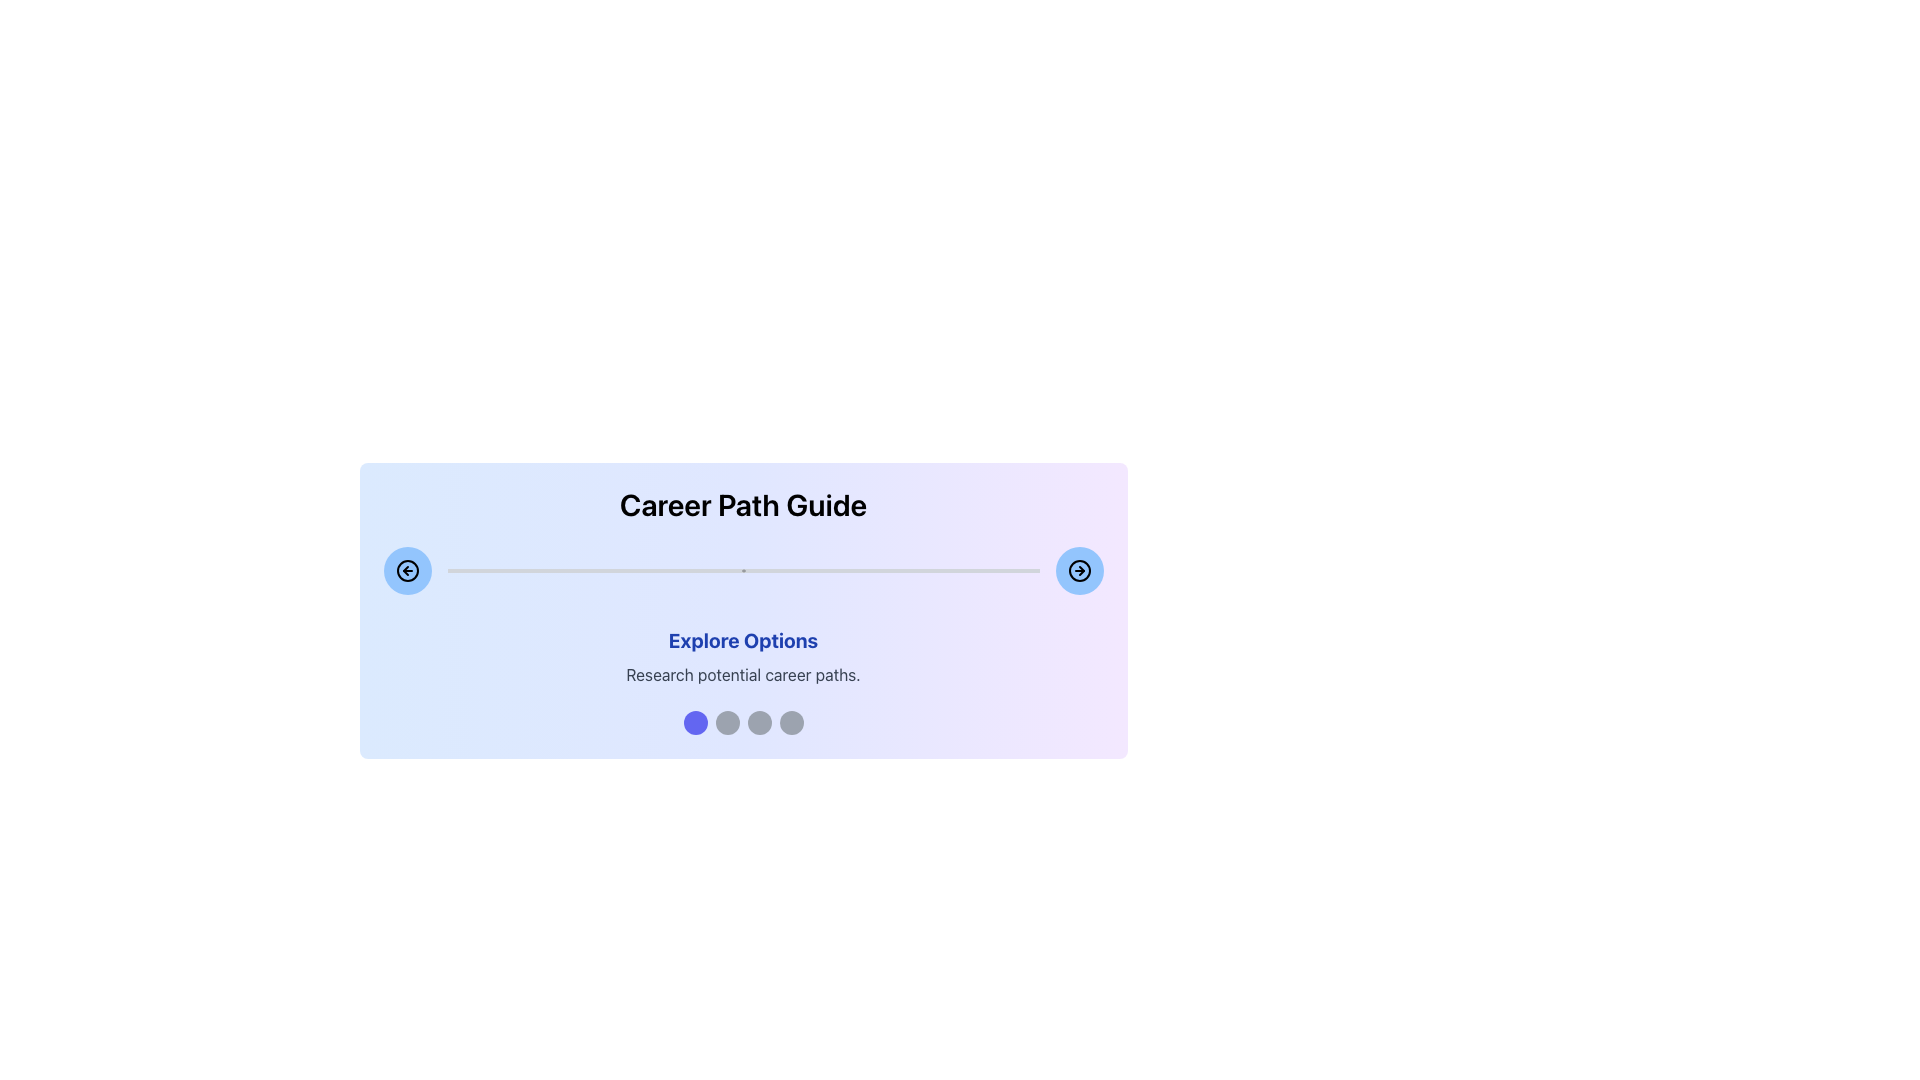  What do you see at coordinates (406, 570) in the screenshot?
I see `the circular button with a black outline and blue background, featuring a leftward pointing arrow` at bounding box center [406, 570].